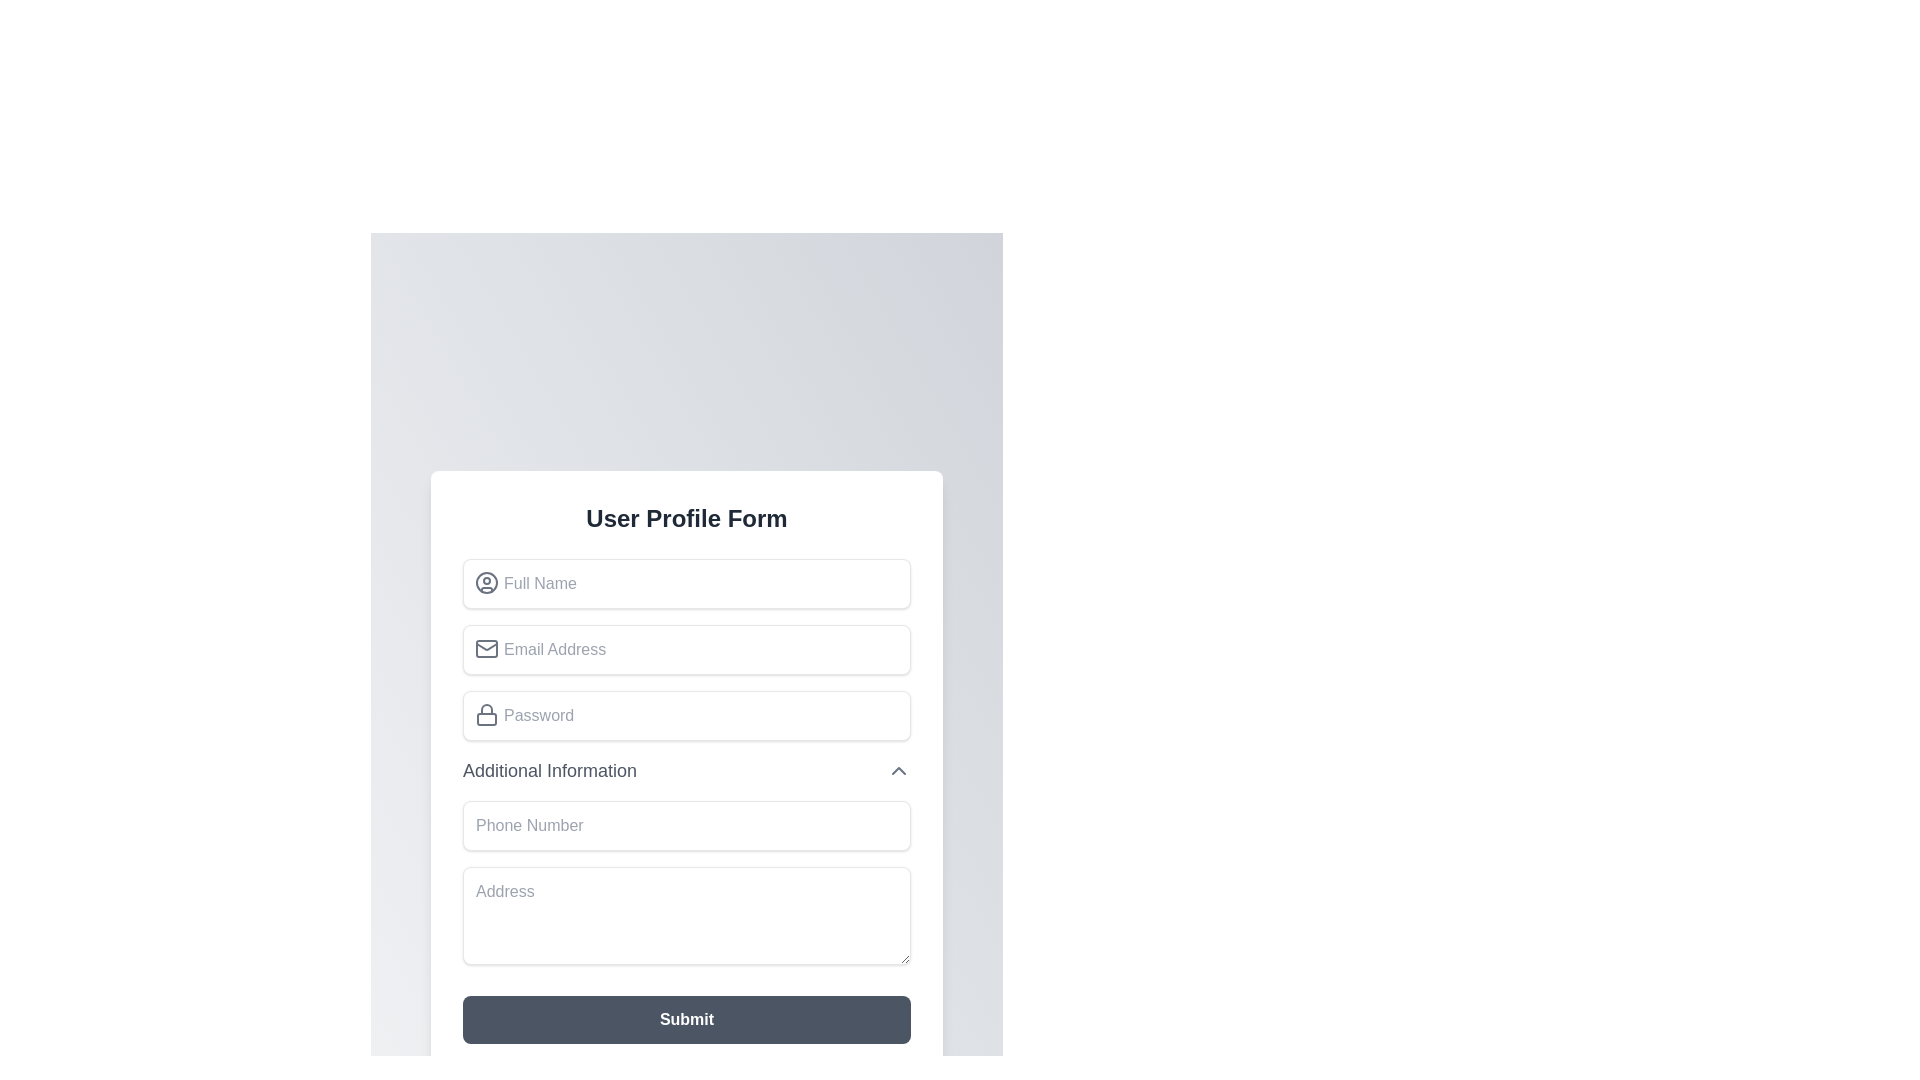  I want to click on the outermost circular border of the user-related icon located to the left of the 'Full Name' input field in the 'User Profile Form' interface, so click(486, 582).